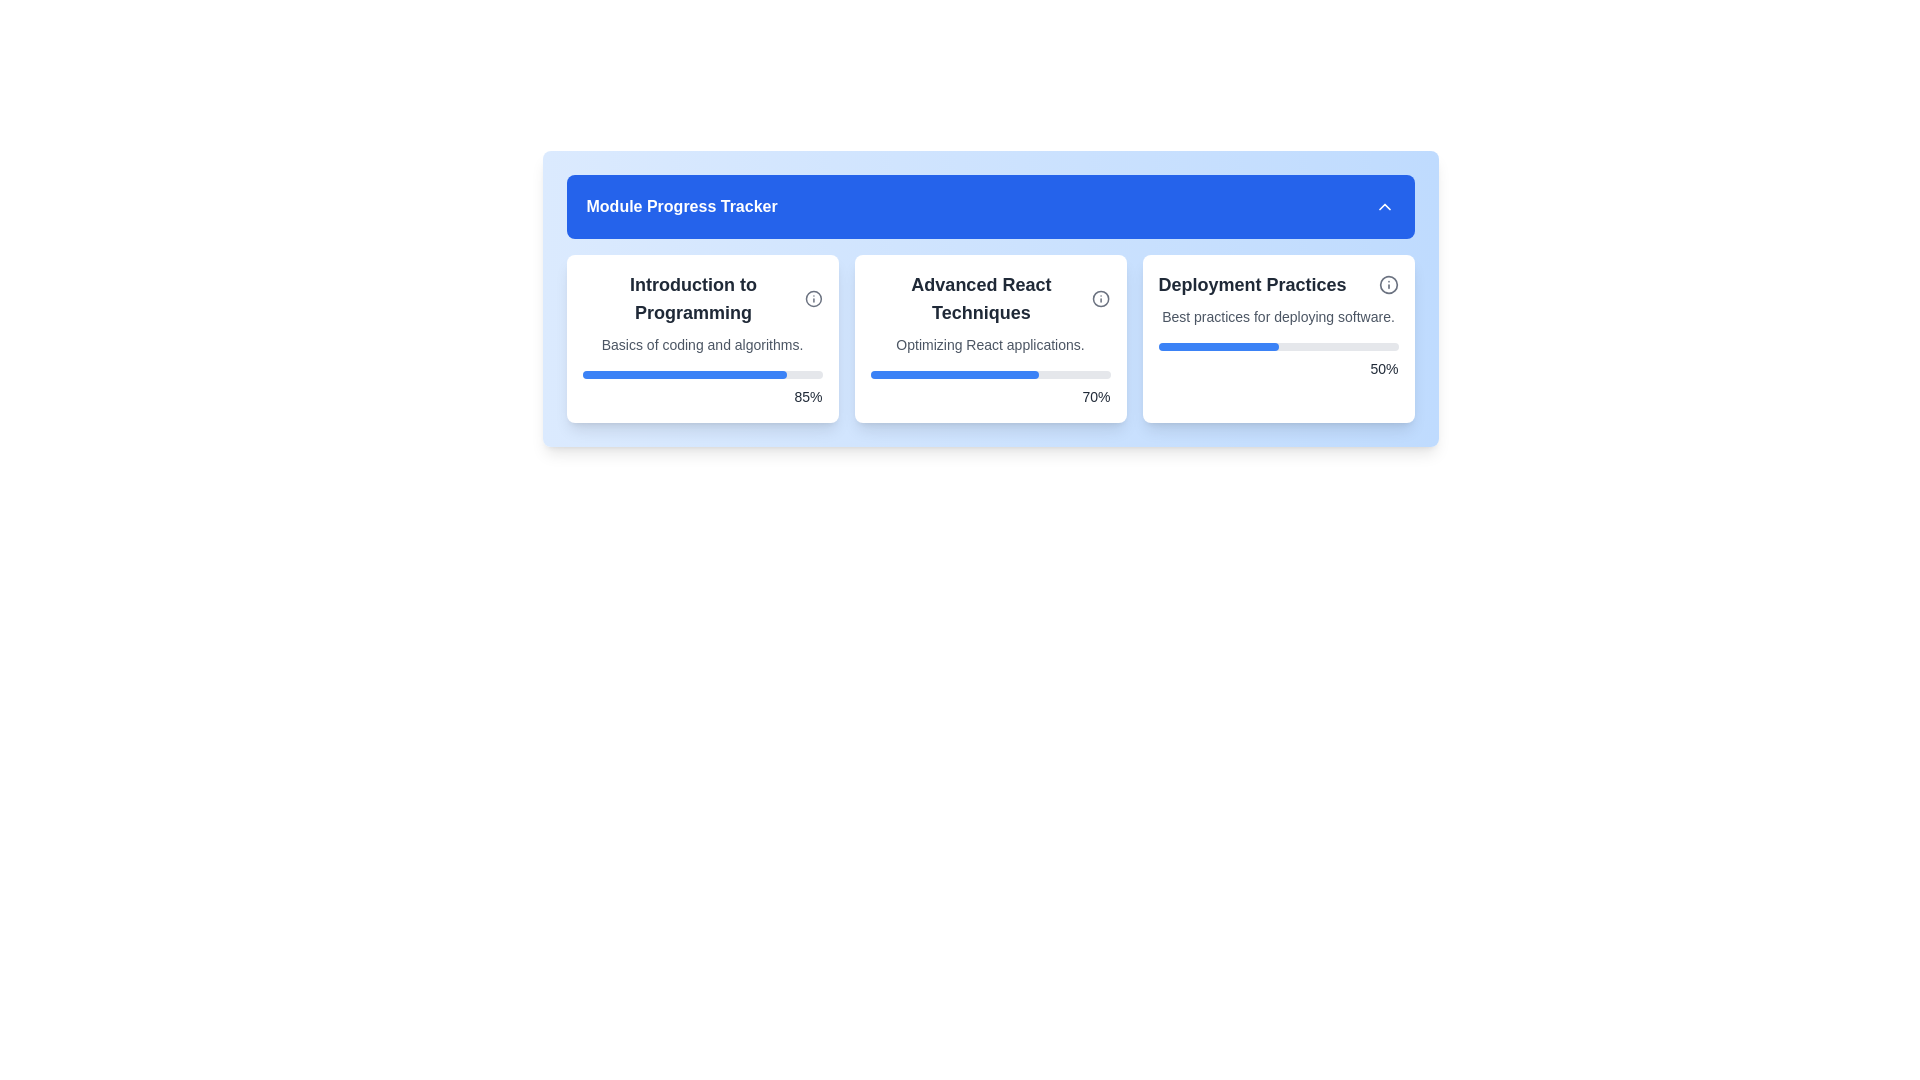  I want to click on the progress level, so click(1368, 346).